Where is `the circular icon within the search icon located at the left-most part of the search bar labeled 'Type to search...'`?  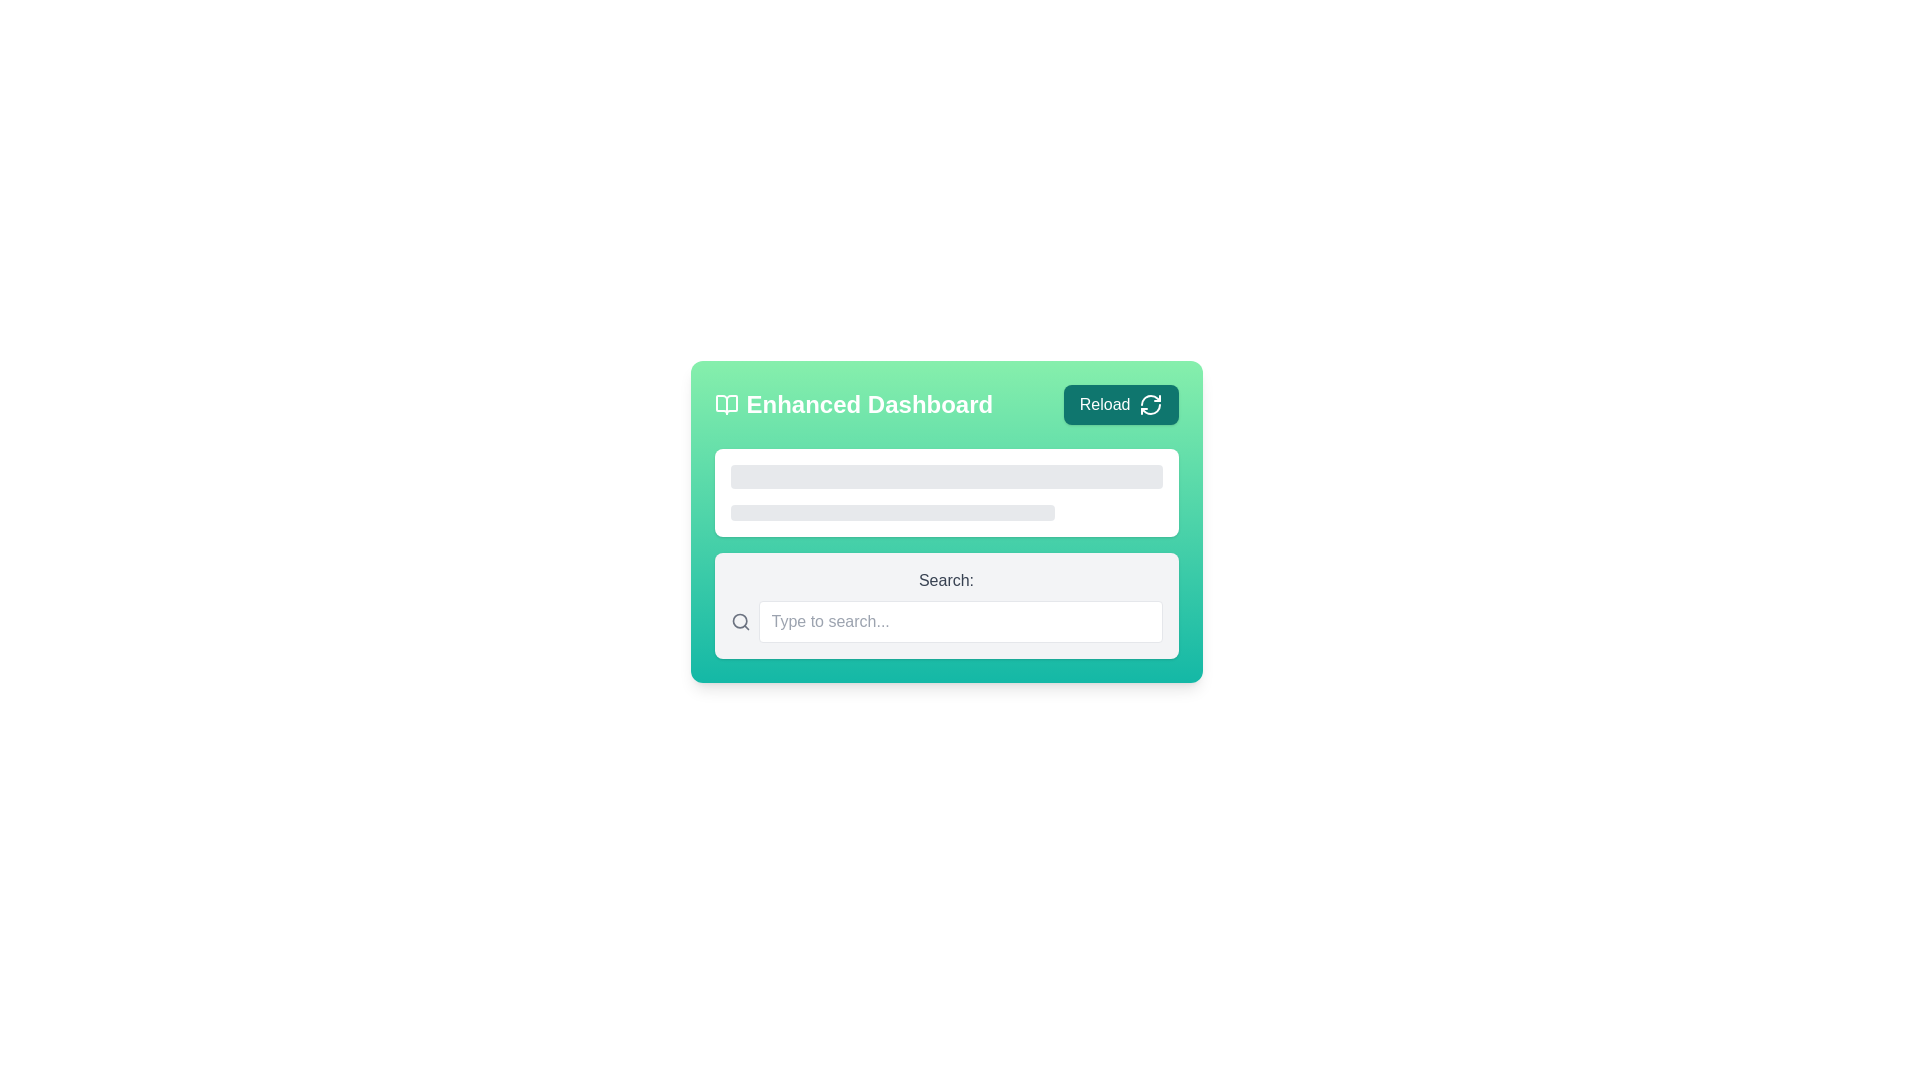 the circular icon within the search icon located at the left-most part of the search bar labeled 'Type to search...' is located at coordinates (738, 620).